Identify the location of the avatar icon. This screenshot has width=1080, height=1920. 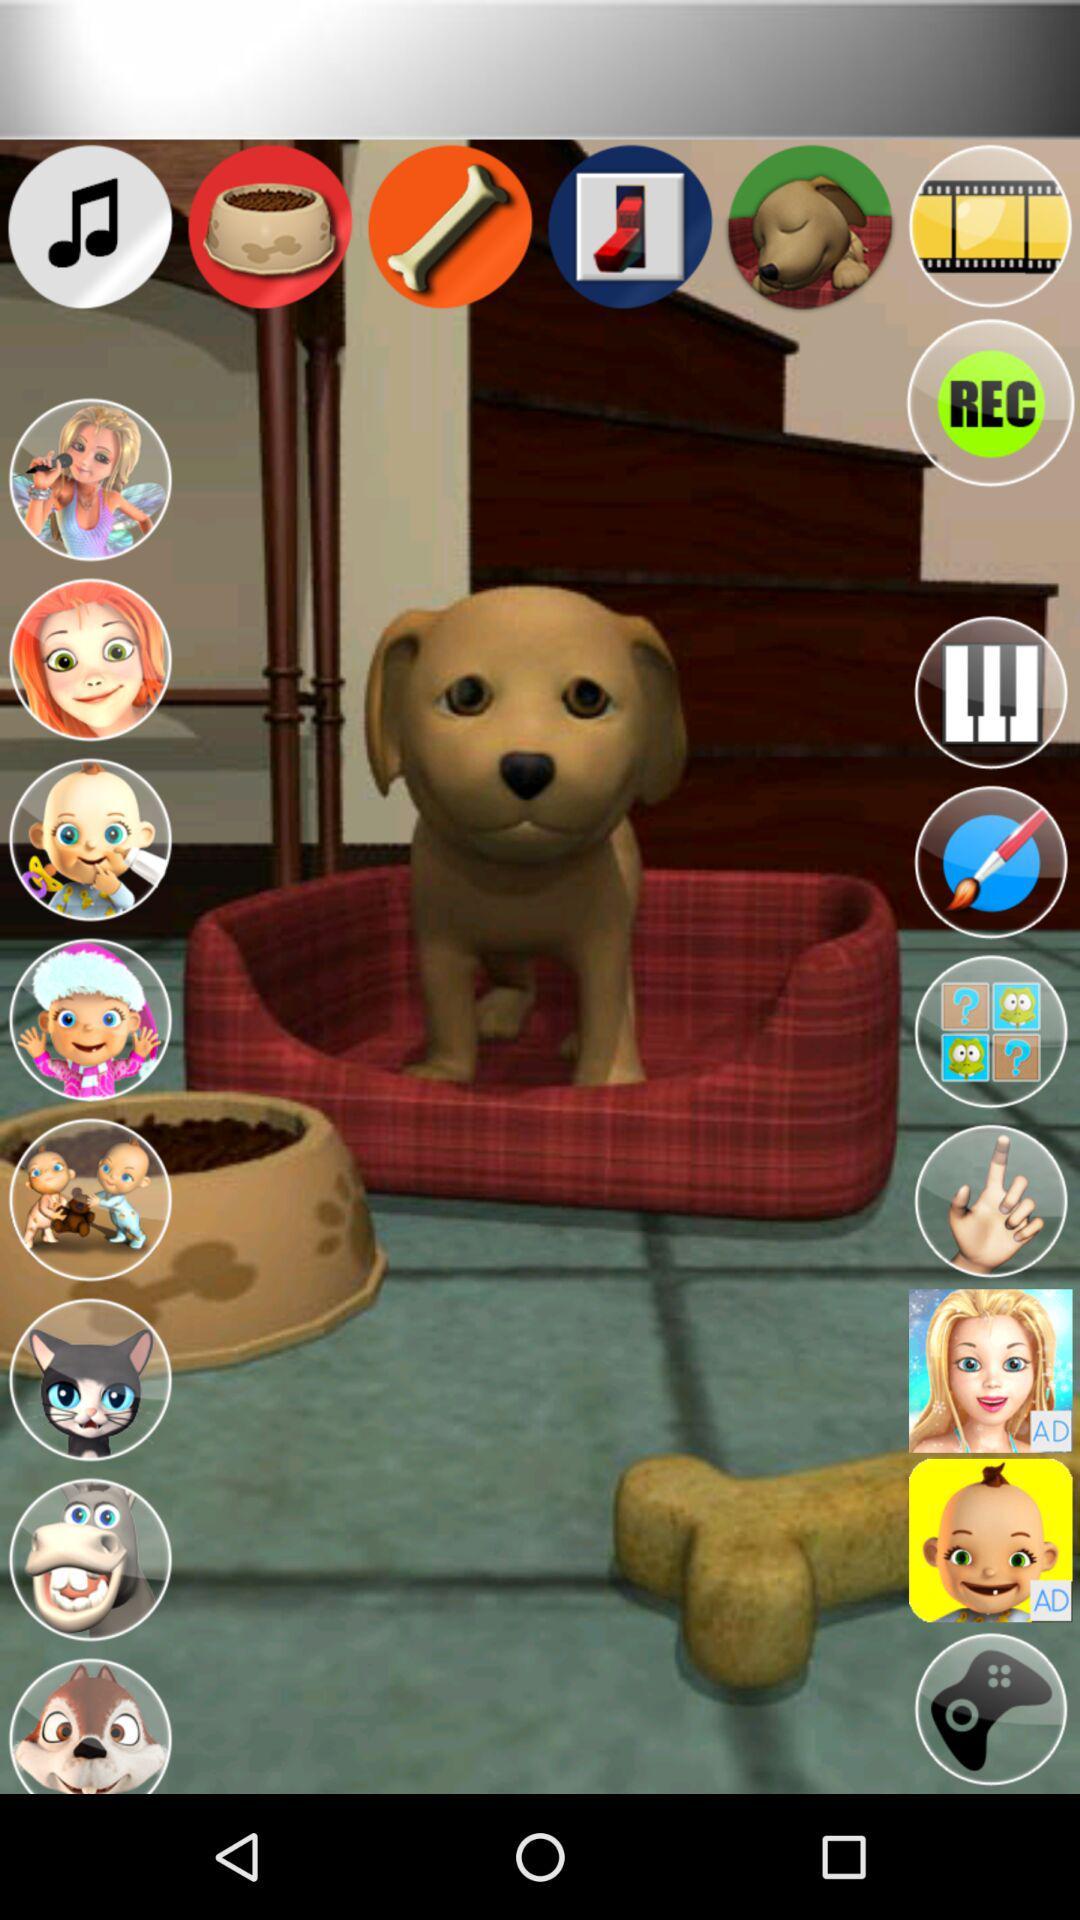
(88, 897).